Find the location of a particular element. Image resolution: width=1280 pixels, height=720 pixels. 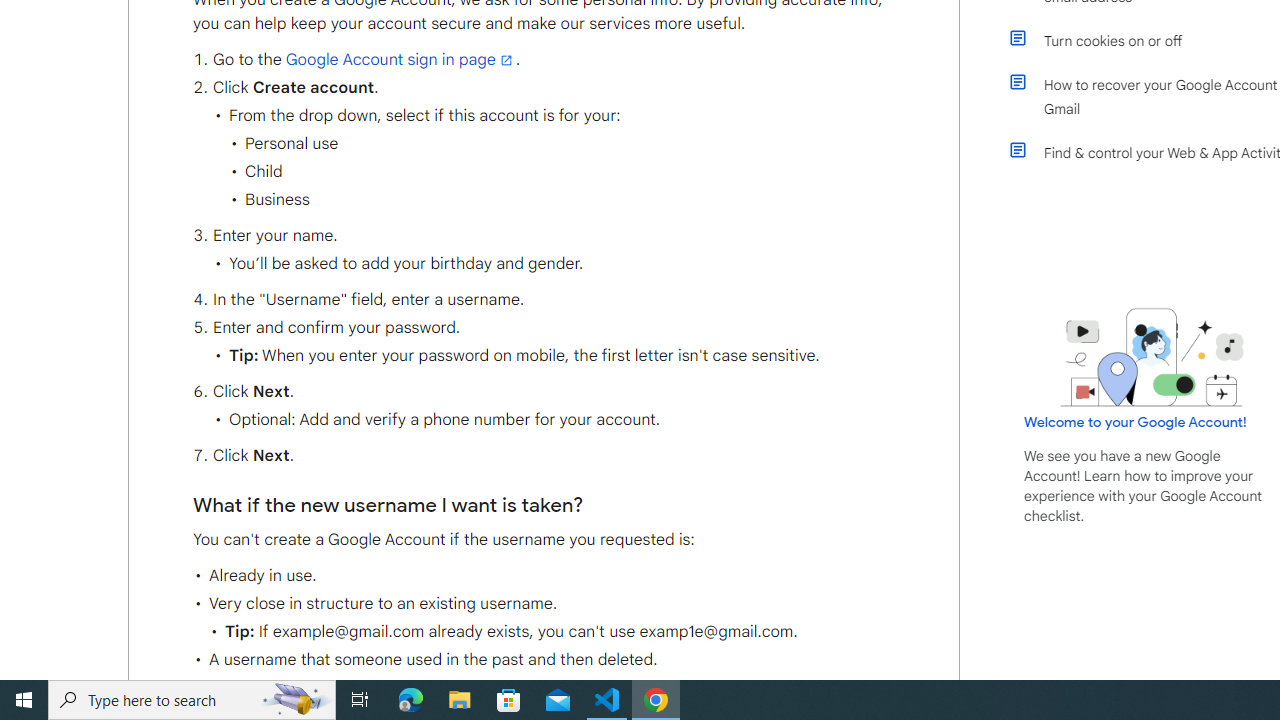

'Google Account sign in page' is located at coordinates (400, 58).